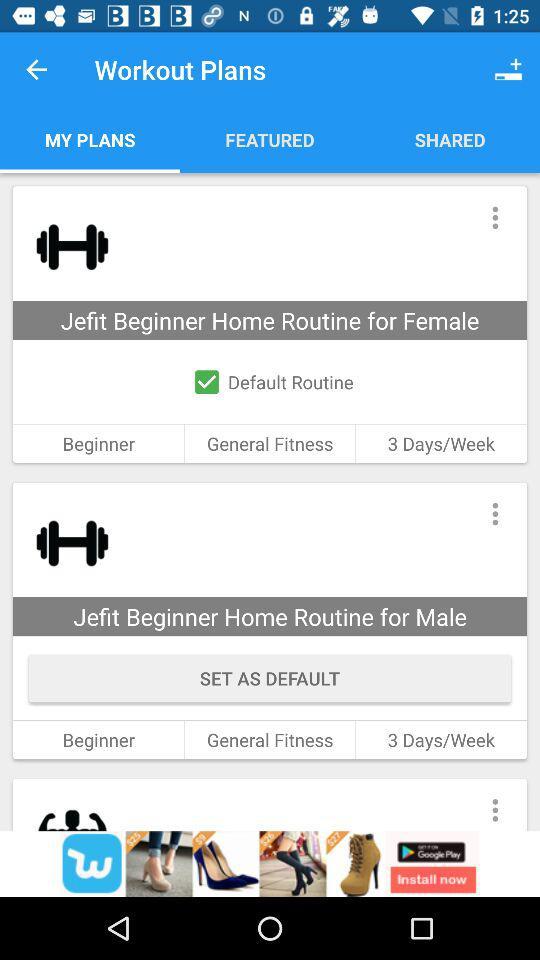 This screenshot has width=540, height=960. Describe the element at coordinates (494, 805) in the screenshot. I see `open menu` at that location.